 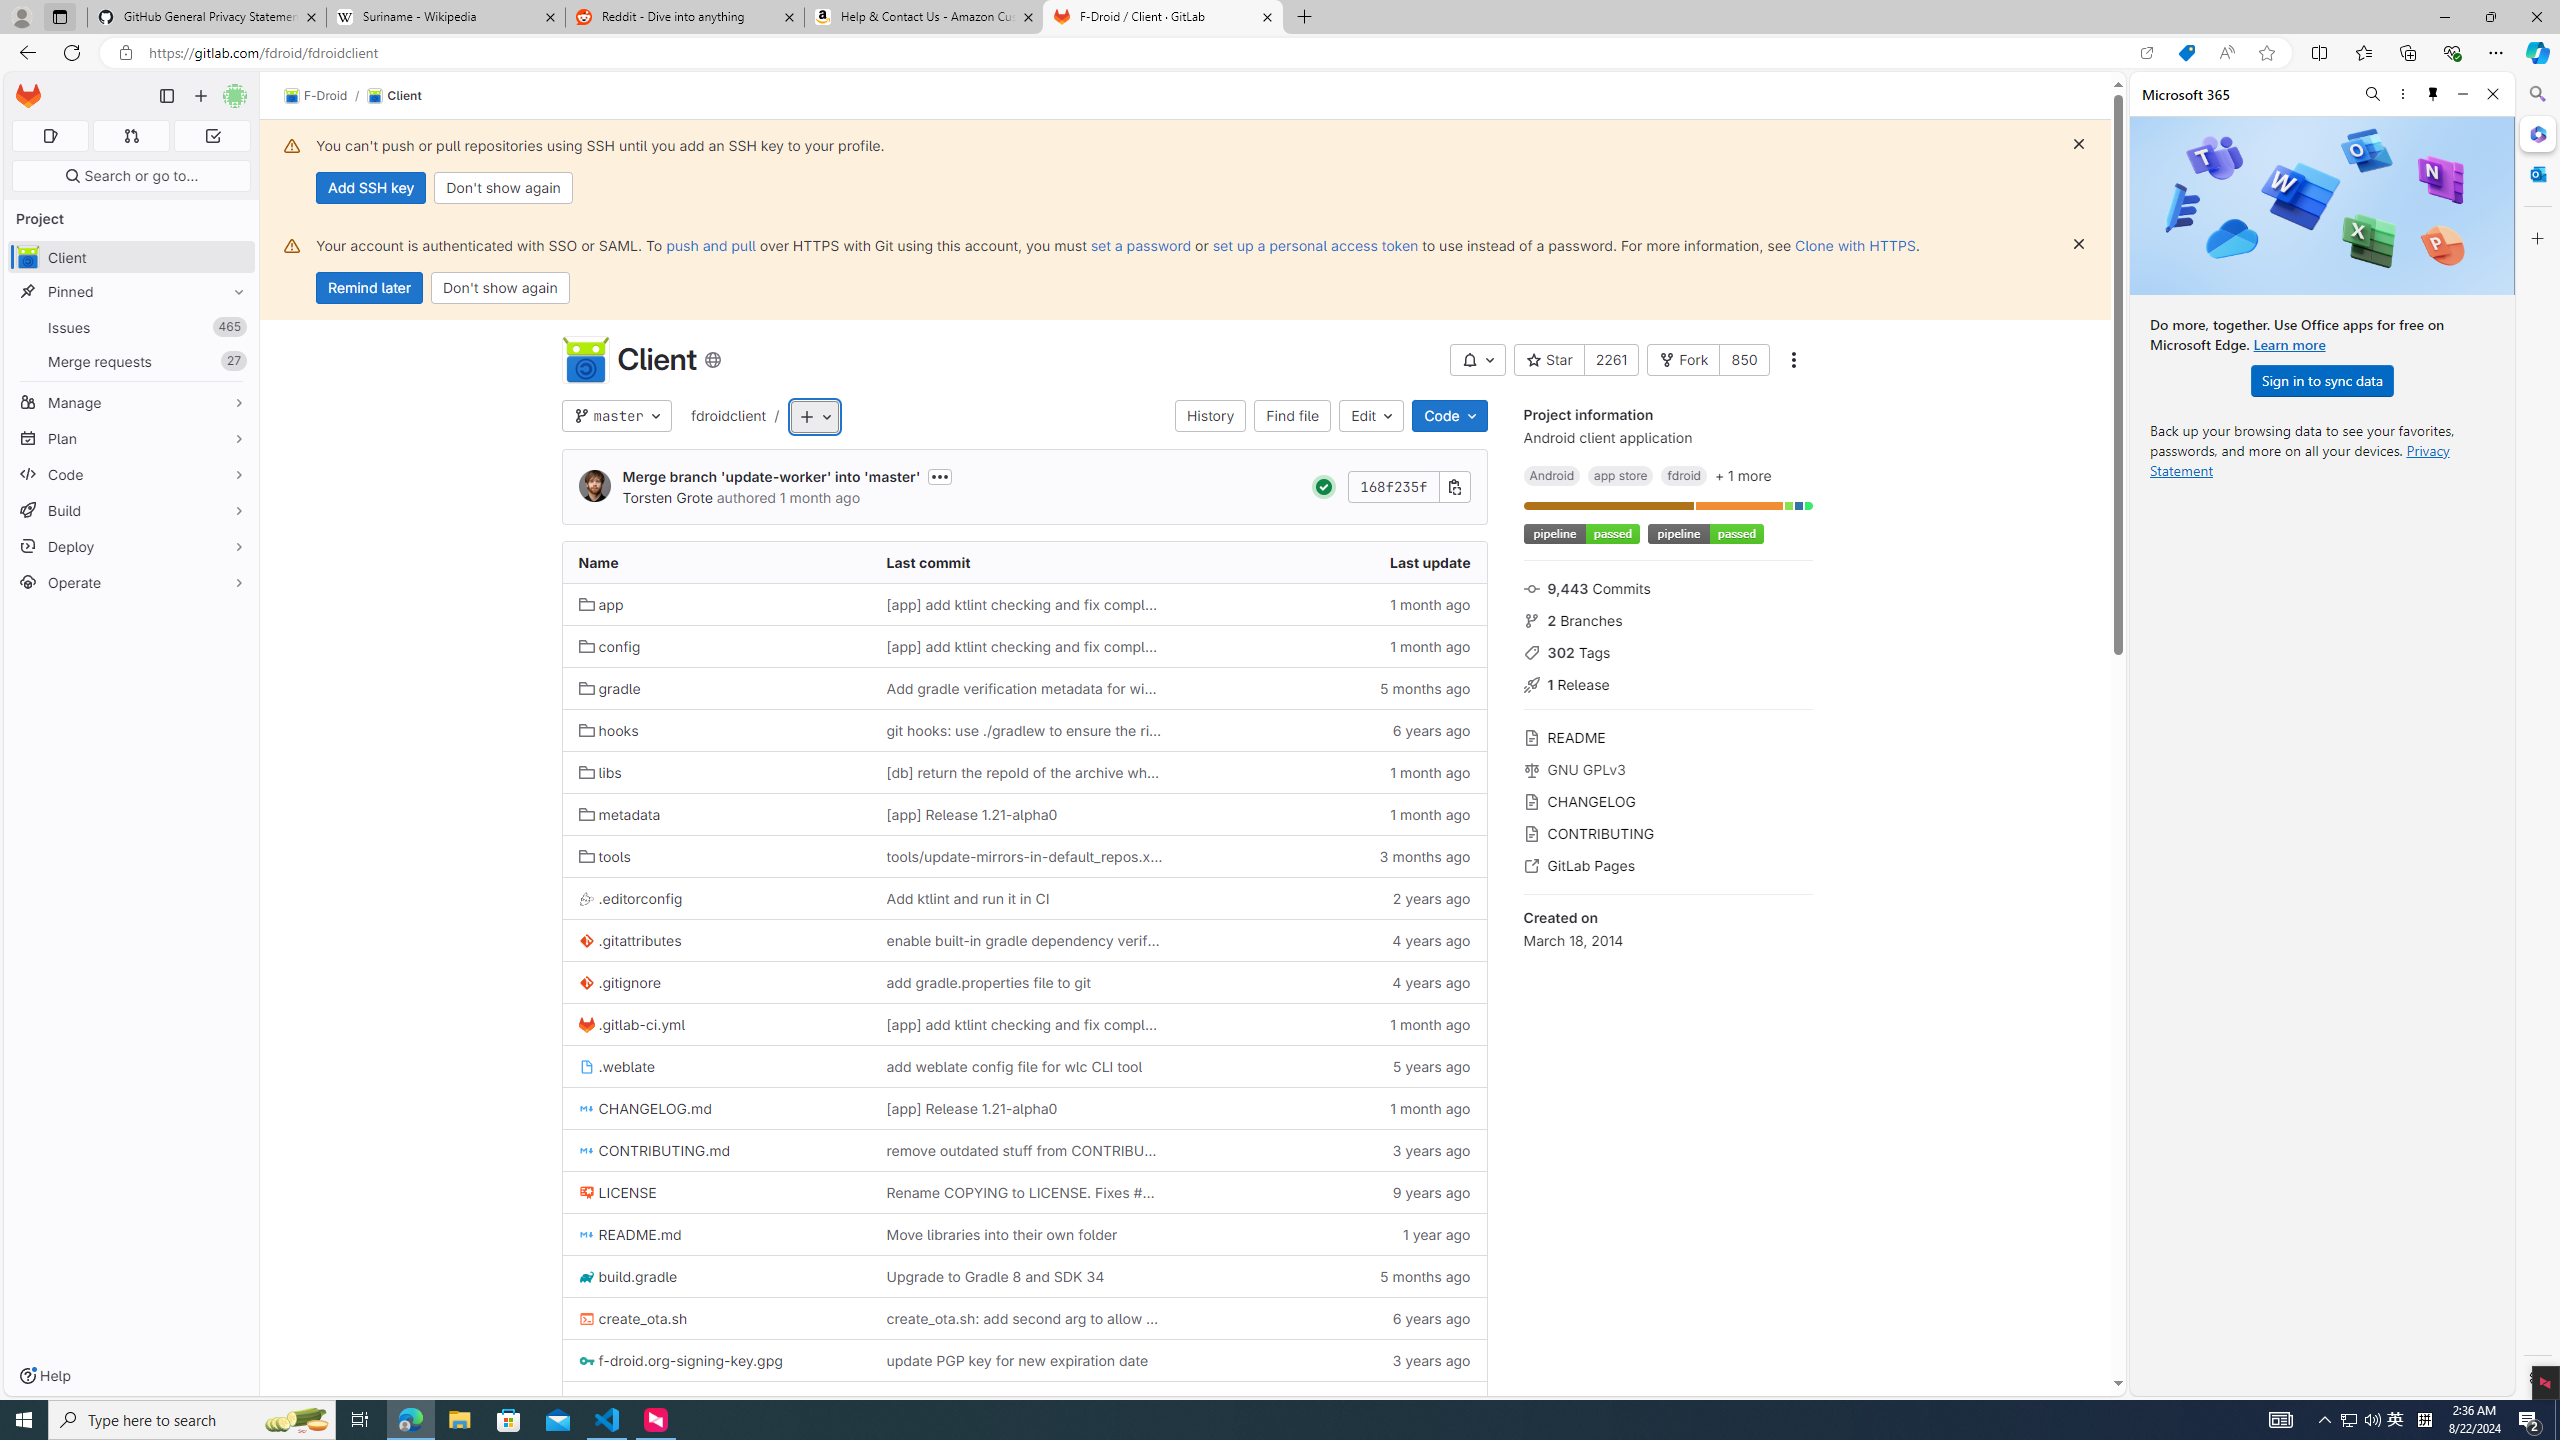 I want to click on 'Suriname - Wikipedia', so click(x=444, y=16).